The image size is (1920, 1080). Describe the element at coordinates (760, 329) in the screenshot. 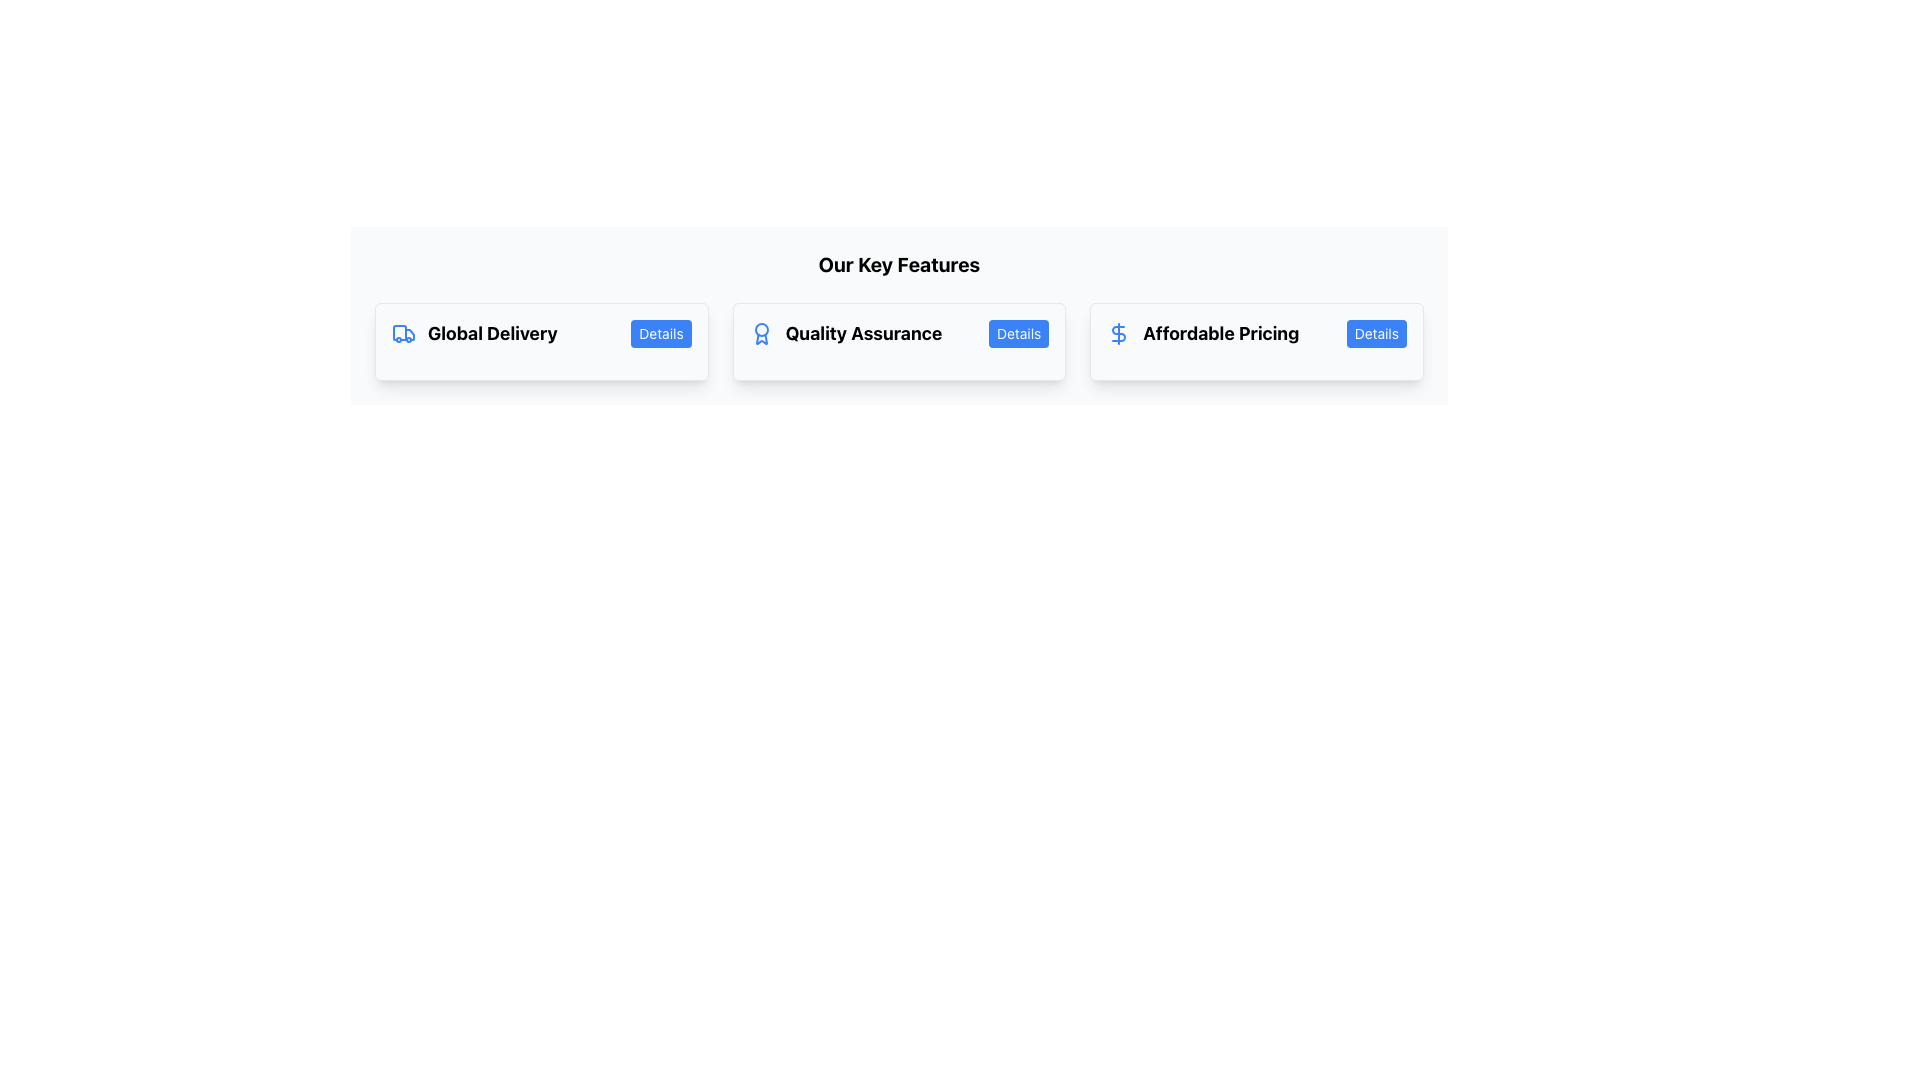

I see `the SVG Circle that represents the 'Quality Assurance' feature card, located at the top-left corner of the text area` at that location.